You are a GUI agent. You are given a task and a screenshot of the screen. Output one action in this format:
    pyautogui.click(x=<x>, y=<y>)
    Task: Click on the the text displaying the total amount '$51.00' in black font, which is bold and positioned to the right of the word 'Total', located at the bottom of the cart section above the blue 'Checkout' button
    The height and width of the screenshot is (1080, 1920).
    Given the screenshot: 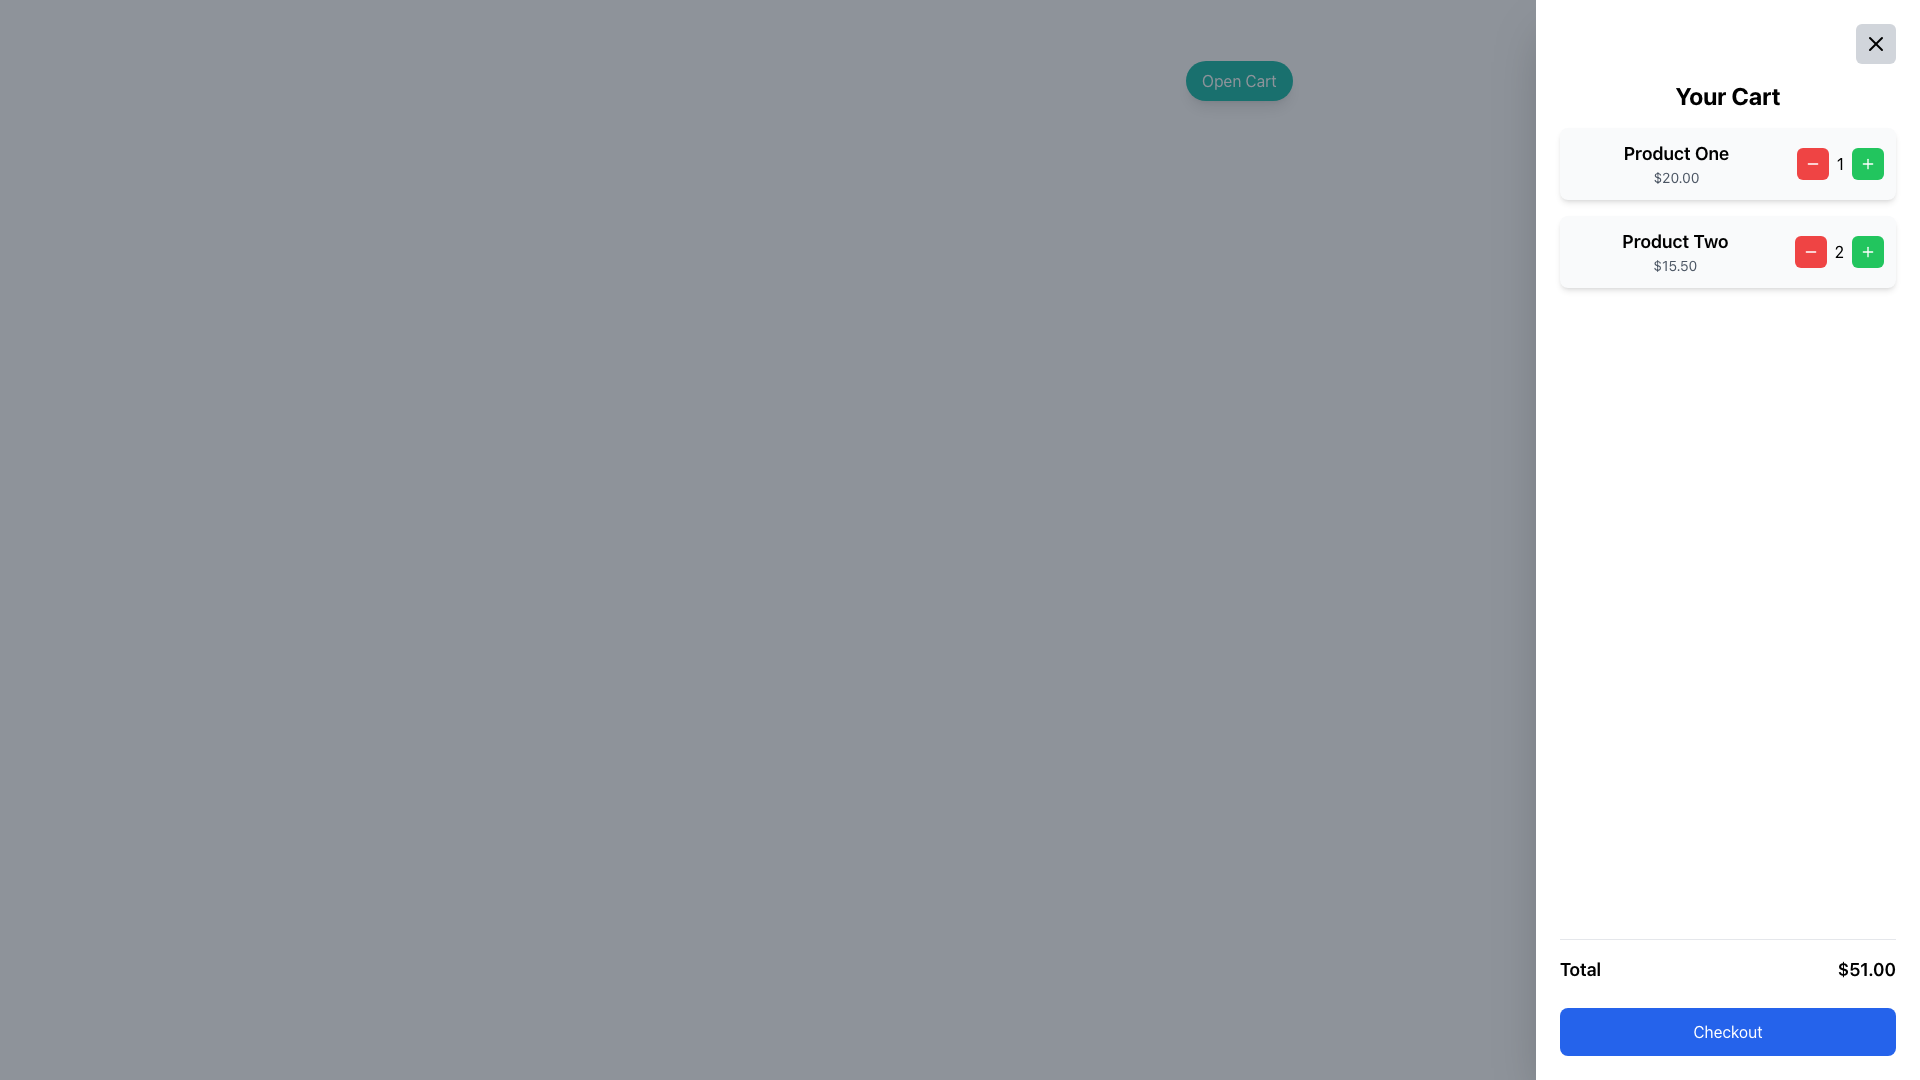 What is the action you would take?
    pyautogui.click(x=1865, y=968)
    